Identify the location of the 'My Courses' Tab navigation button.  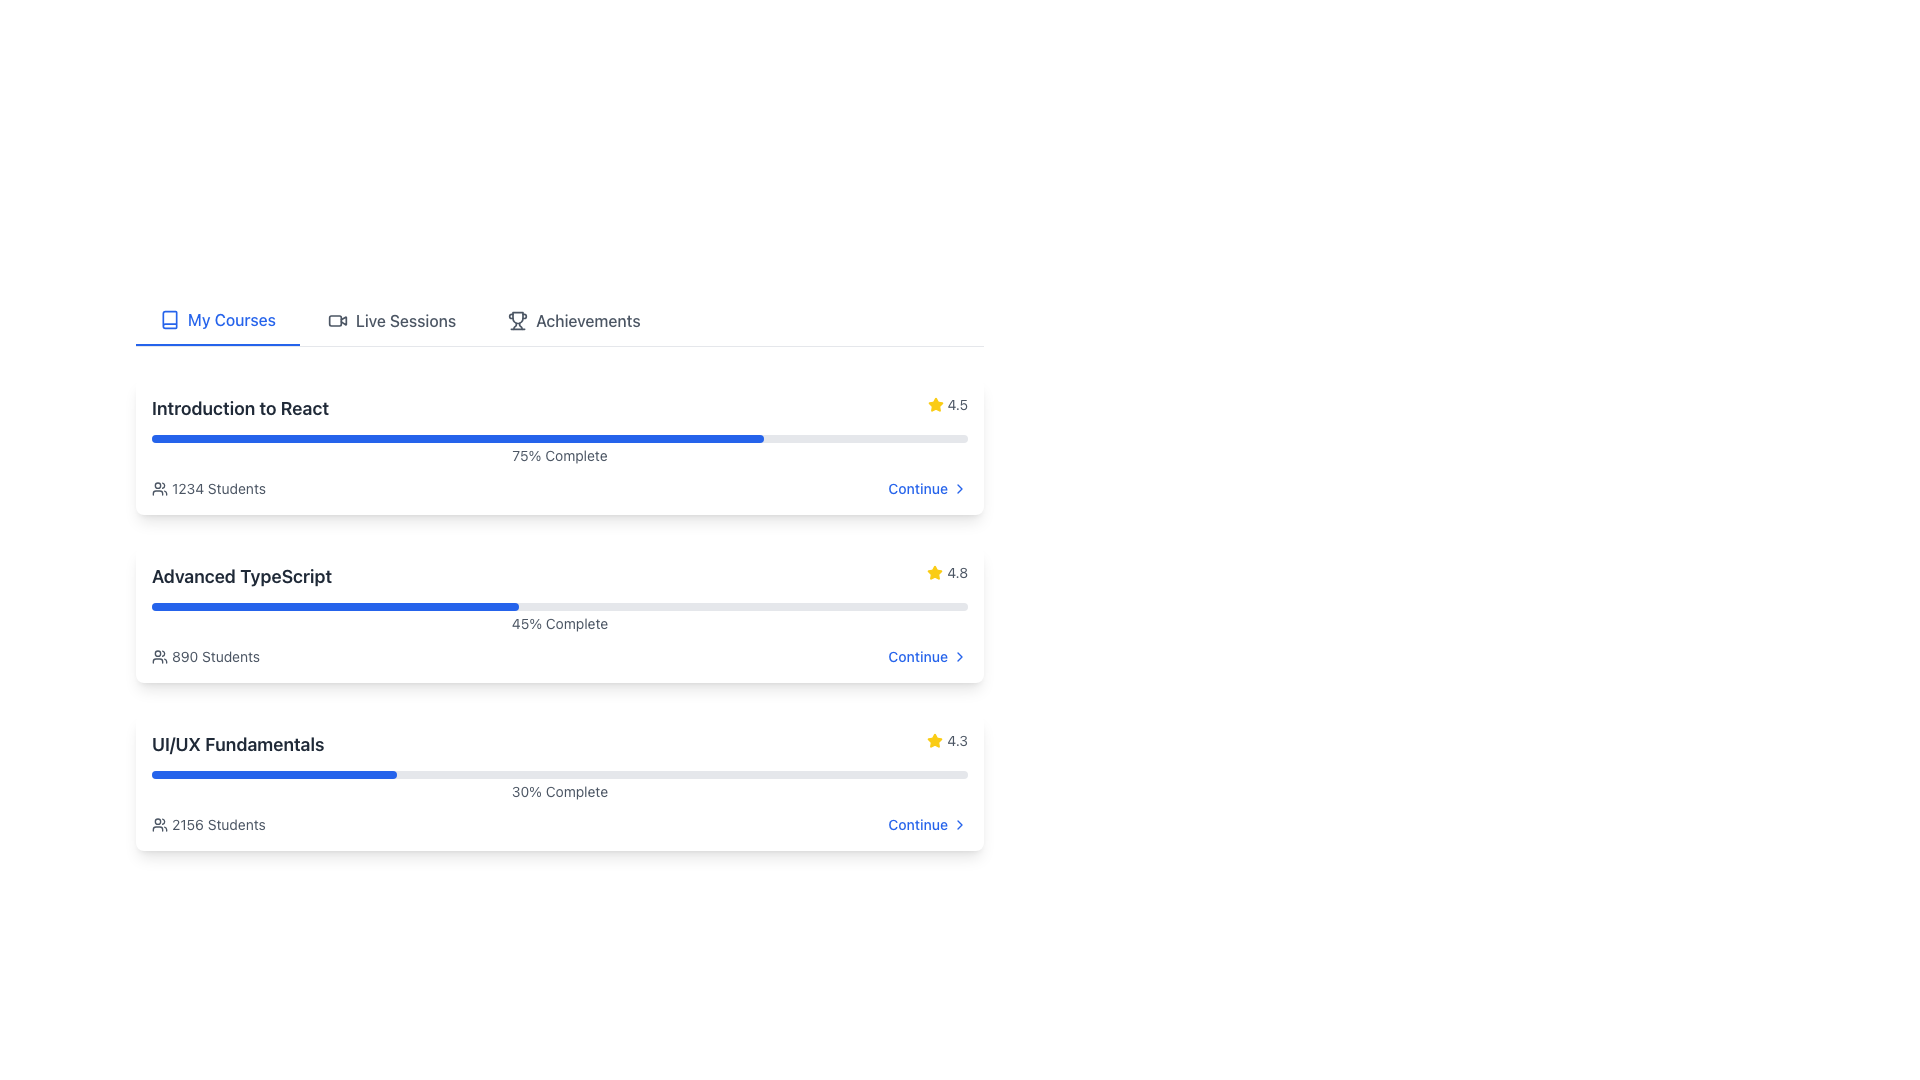
(217, 319).